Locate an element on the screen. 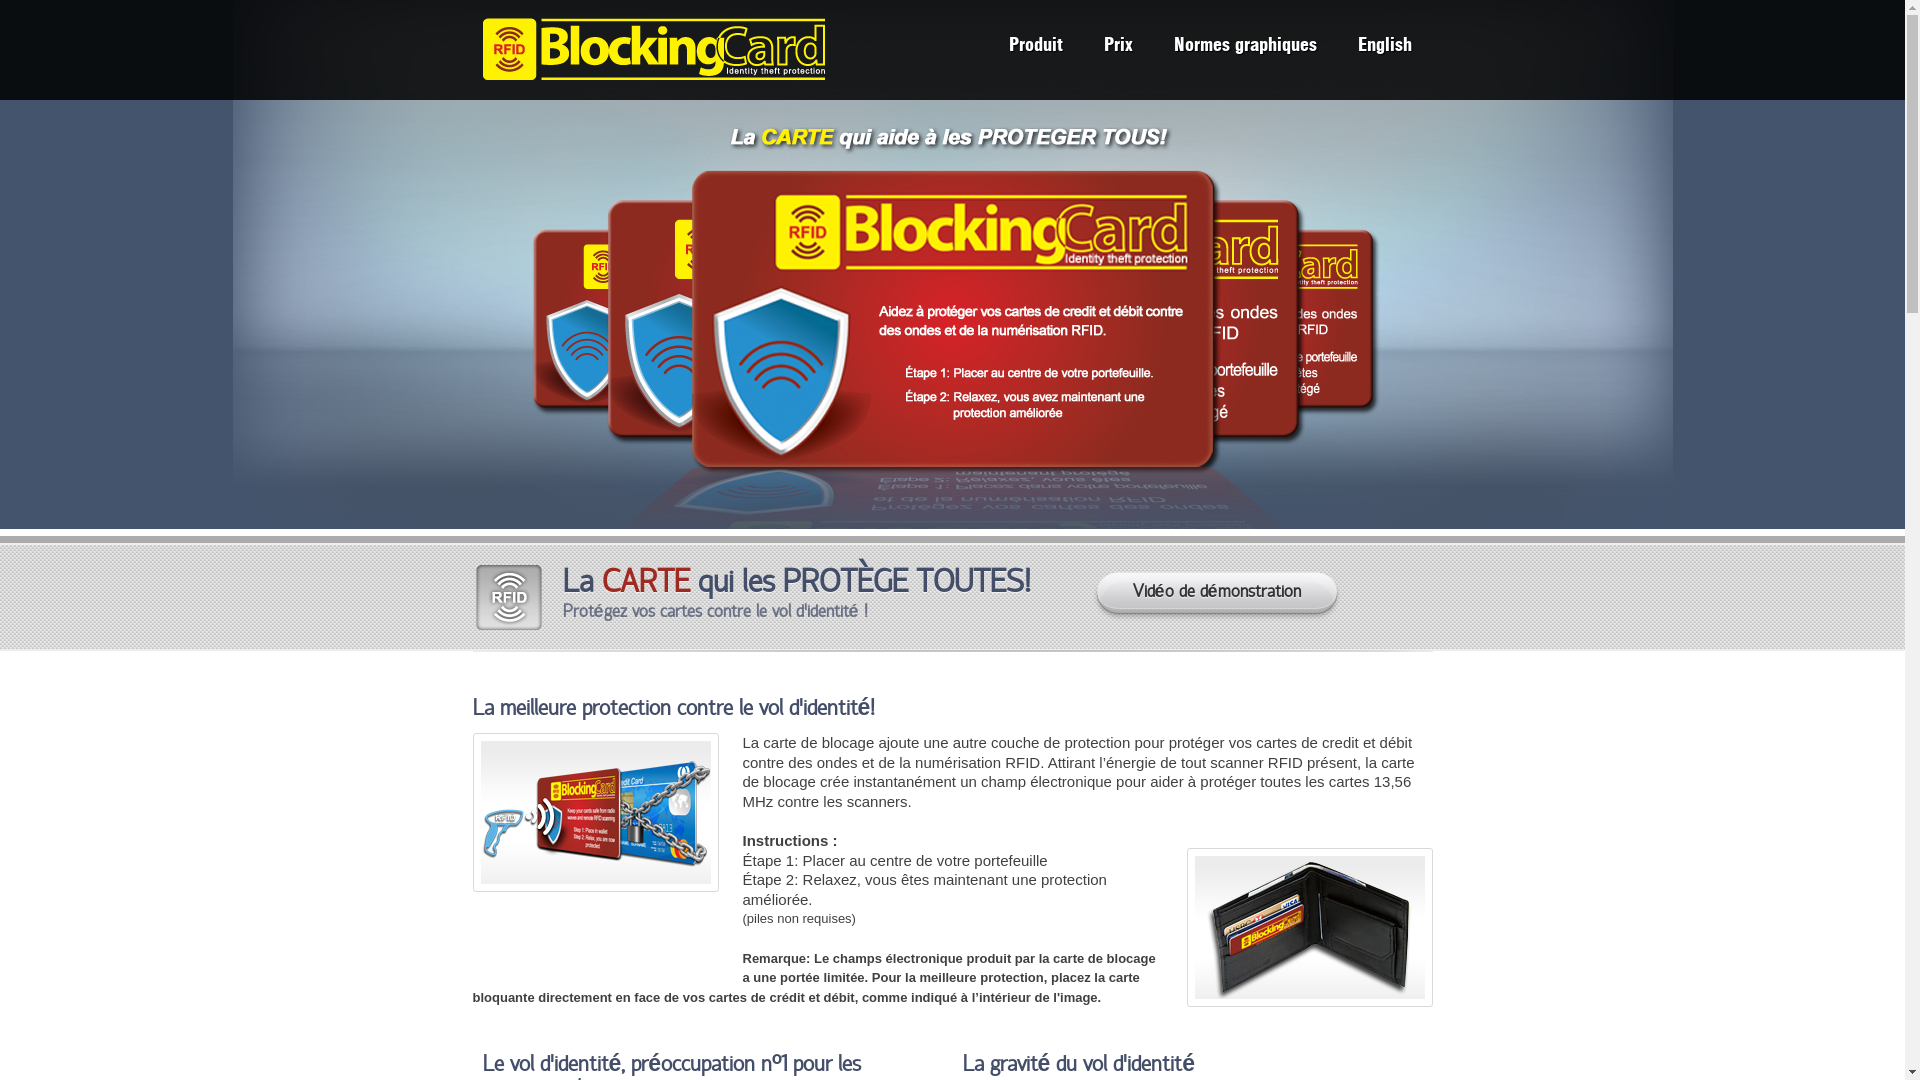 This screenshot has width=1920, height=1080. 'Produit' is located at coordinates (1035, 47).